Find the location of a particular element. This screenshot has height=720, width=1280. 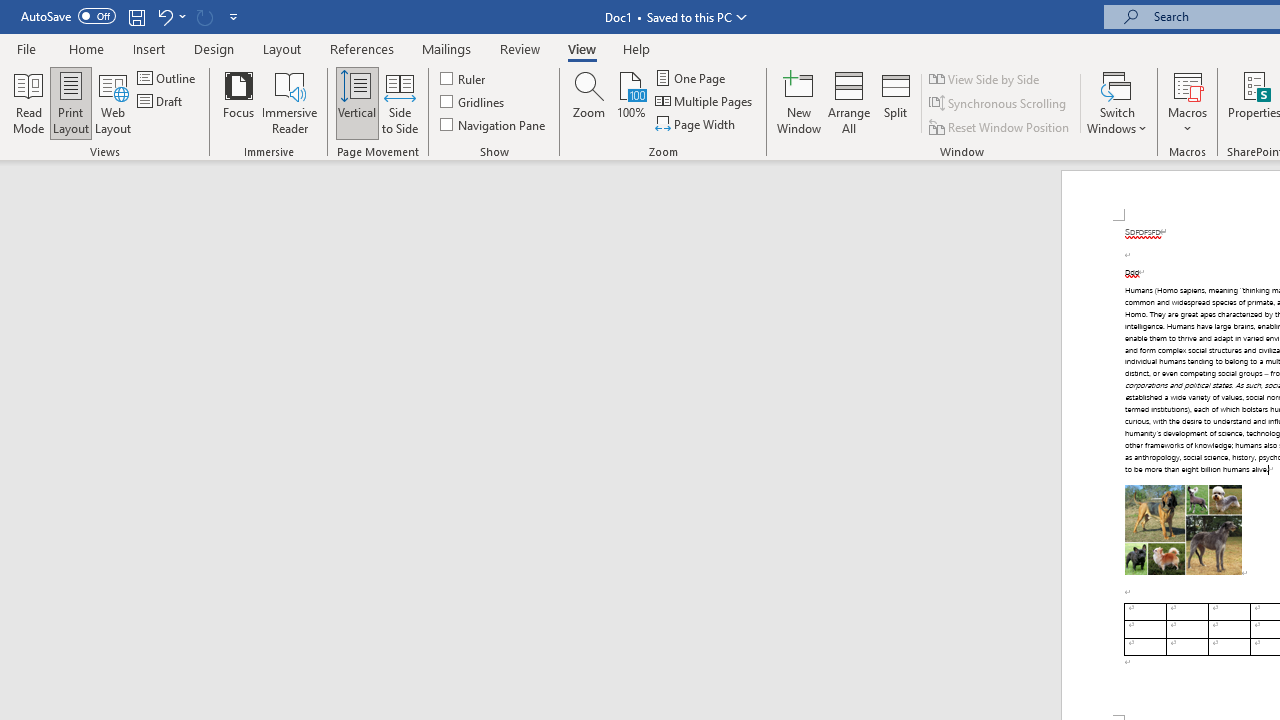

'Macros' is located at coordinates (1187, 103).